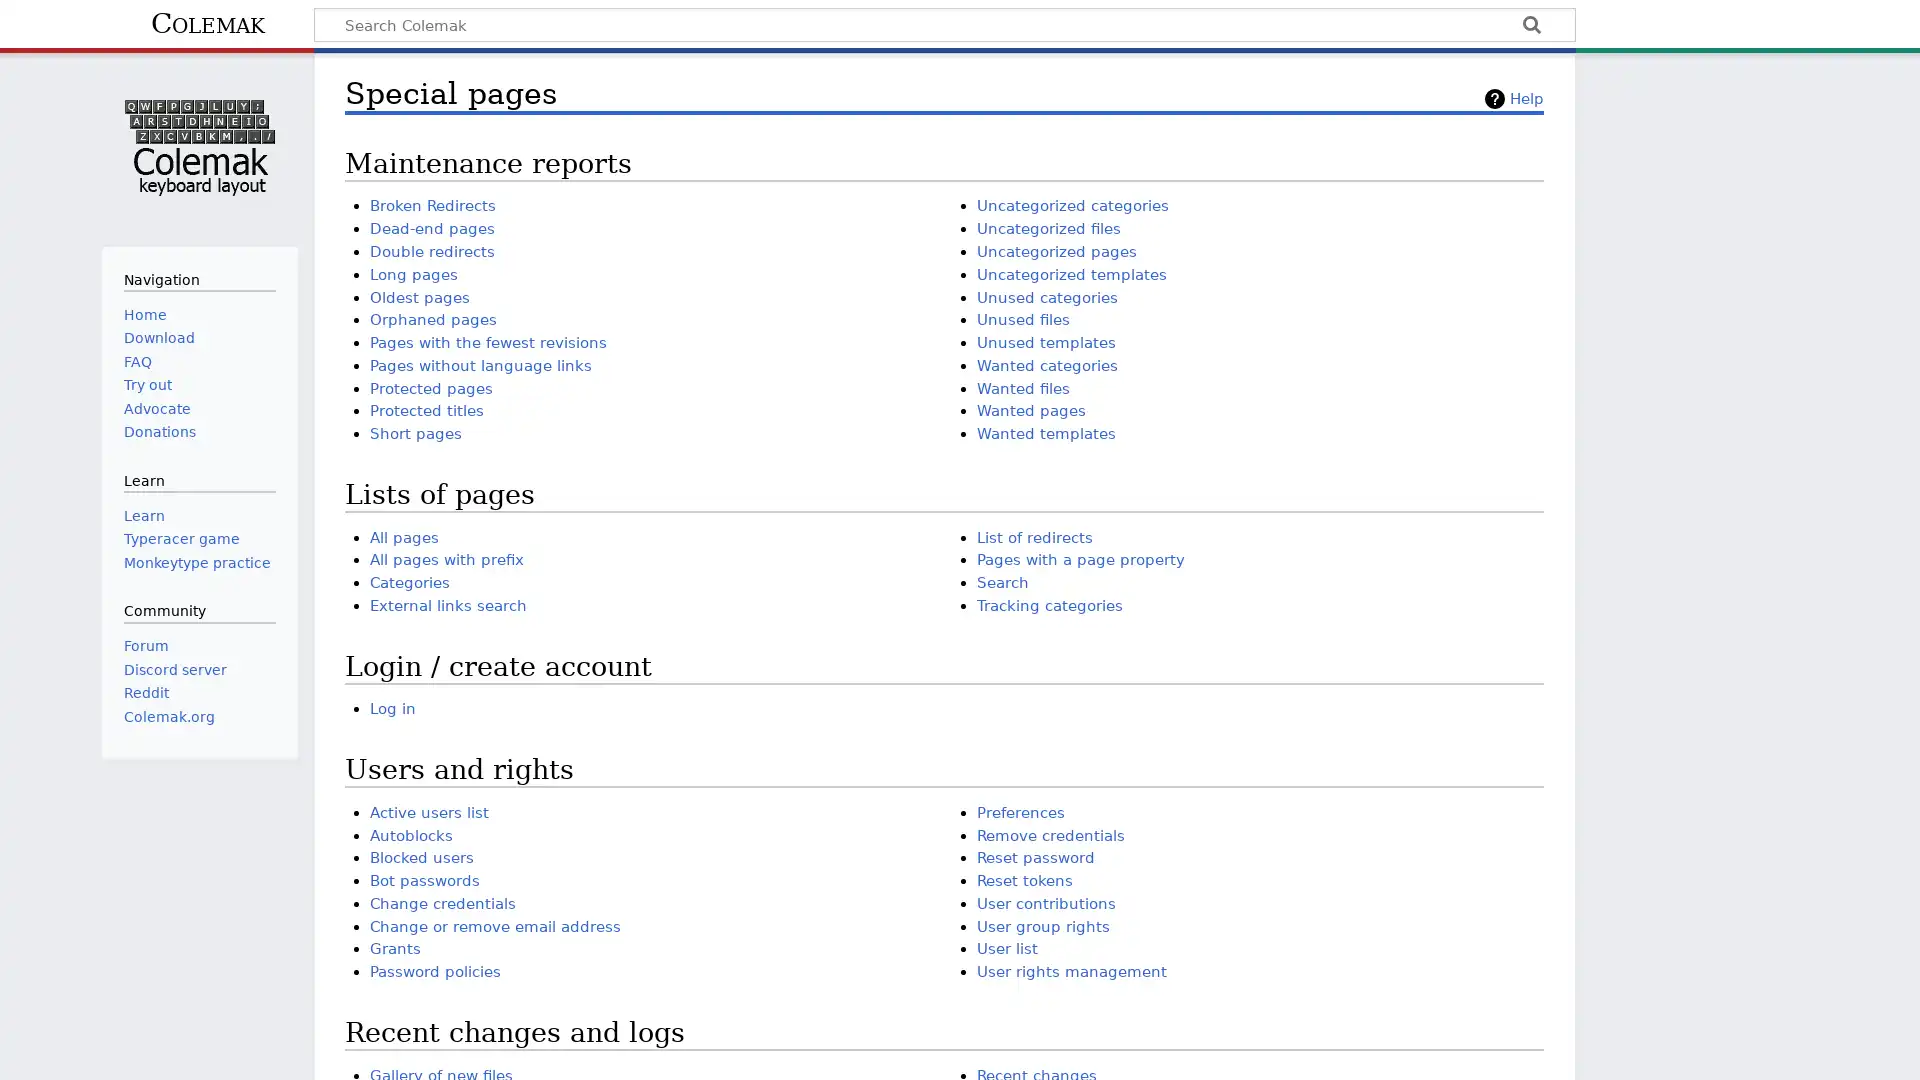 This screenshot has width=1920, height=1080. What do you see at coordinates (1530, 27) in the screenshot?
I see `Search` at bounding box center [1530, 27].